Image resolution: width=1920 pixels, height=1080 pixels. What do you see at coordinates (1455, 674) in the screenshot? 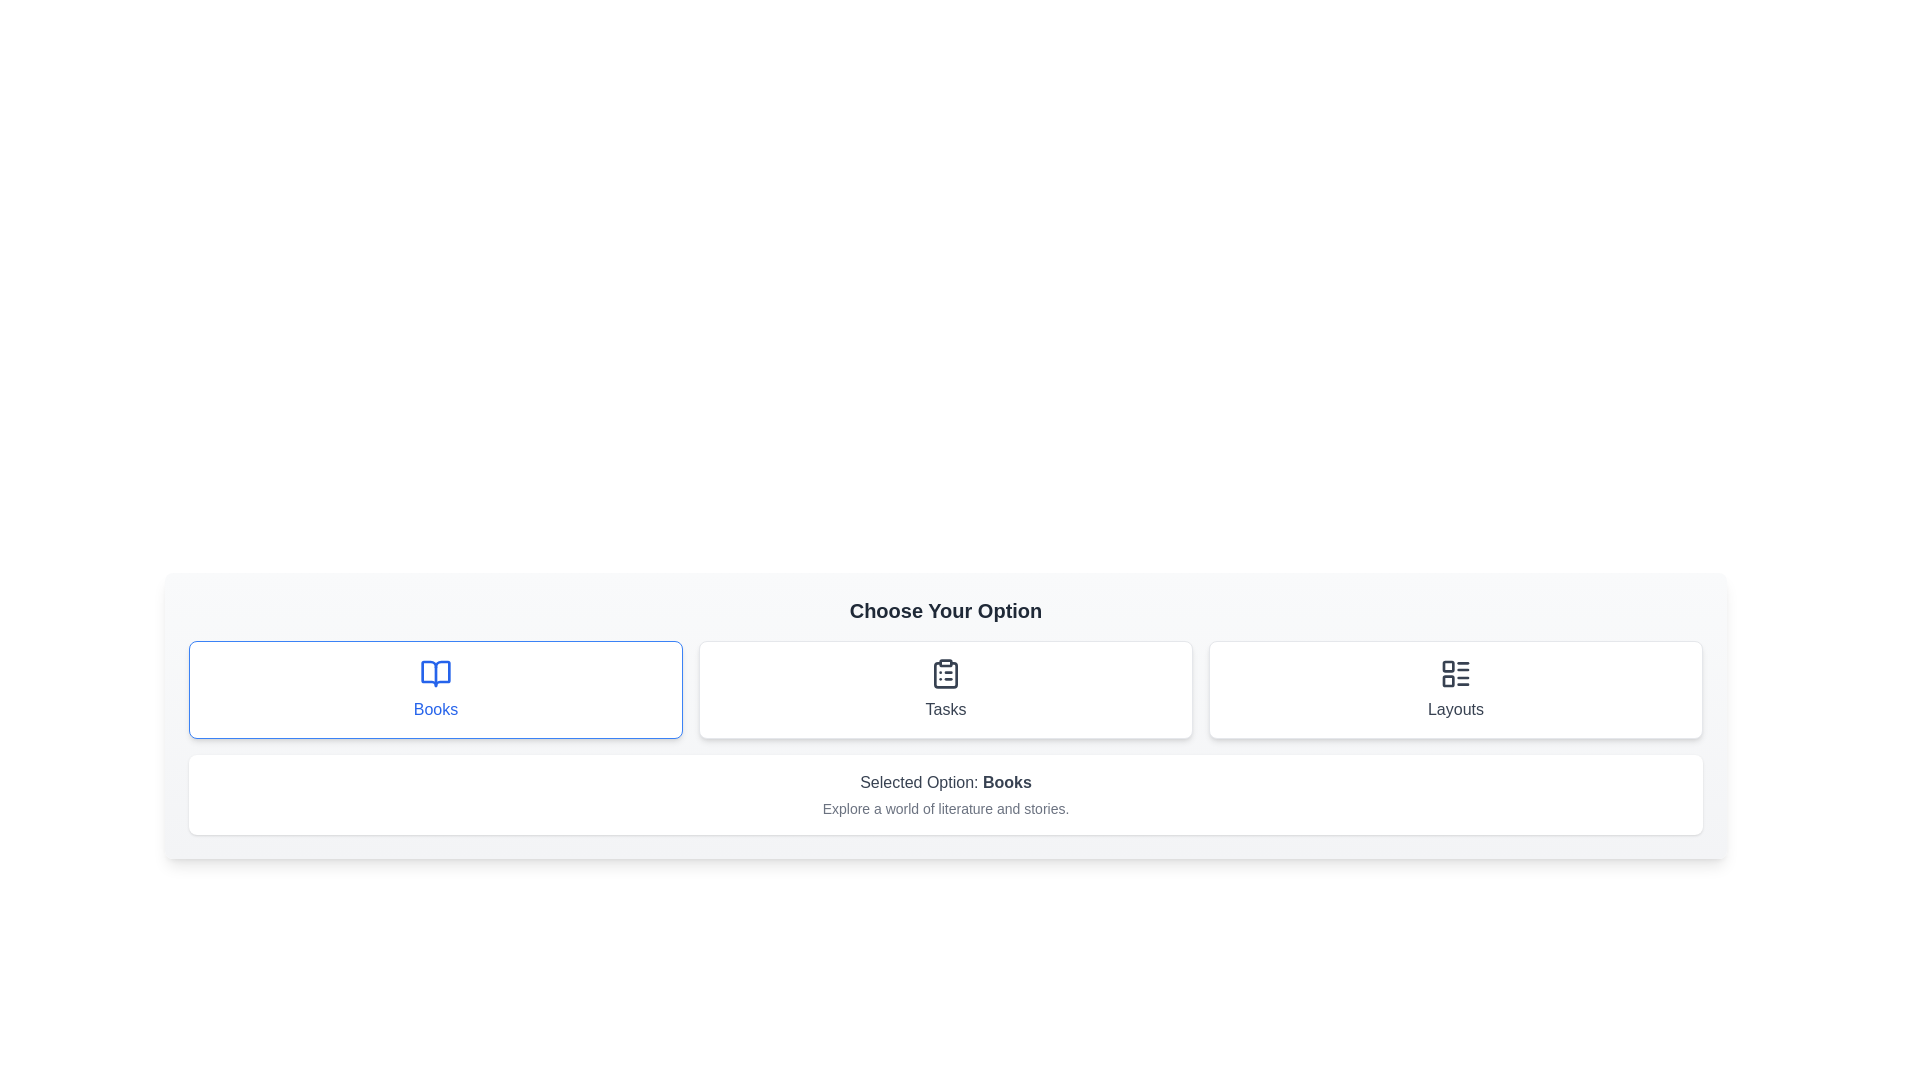
I see `the 'Layouts' icon, which is centrally positioned above the text 'Layouts' within its option card` at bounding box center [1455, 674].